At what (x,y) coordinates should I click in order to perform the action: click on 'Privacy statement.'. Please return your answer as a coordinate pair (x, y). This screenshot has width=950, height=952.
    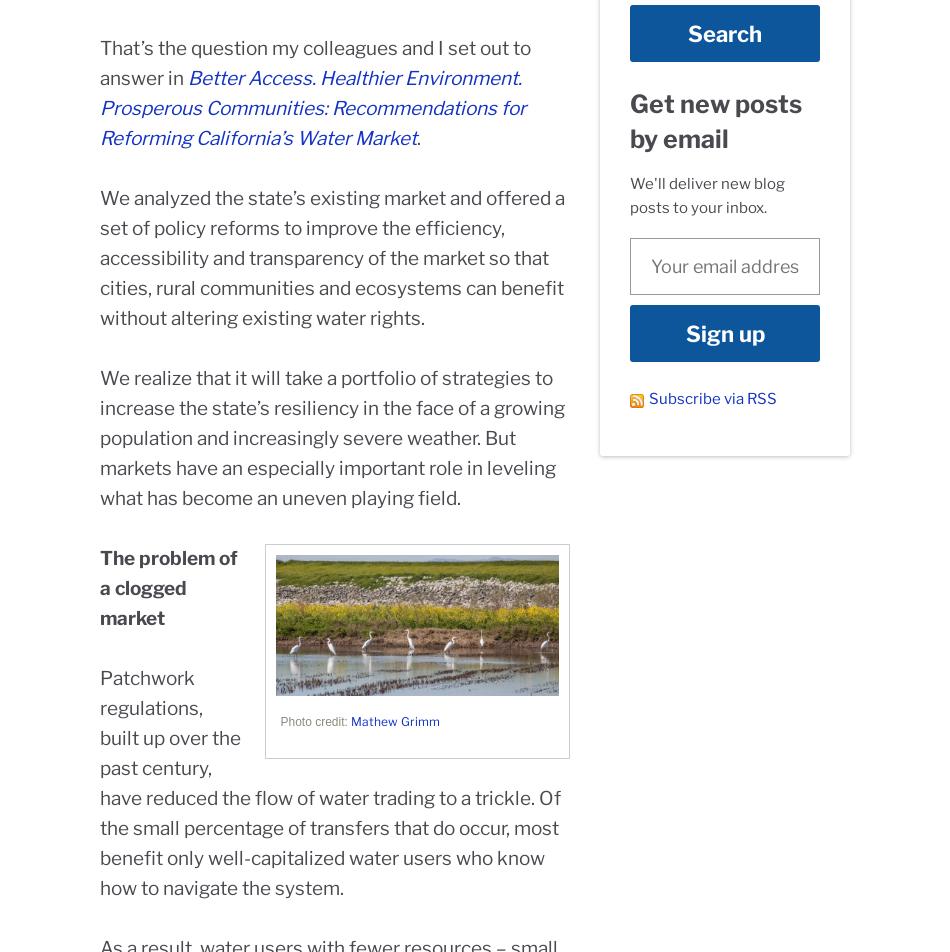
    Looking at the image, I should click on (815, 910).